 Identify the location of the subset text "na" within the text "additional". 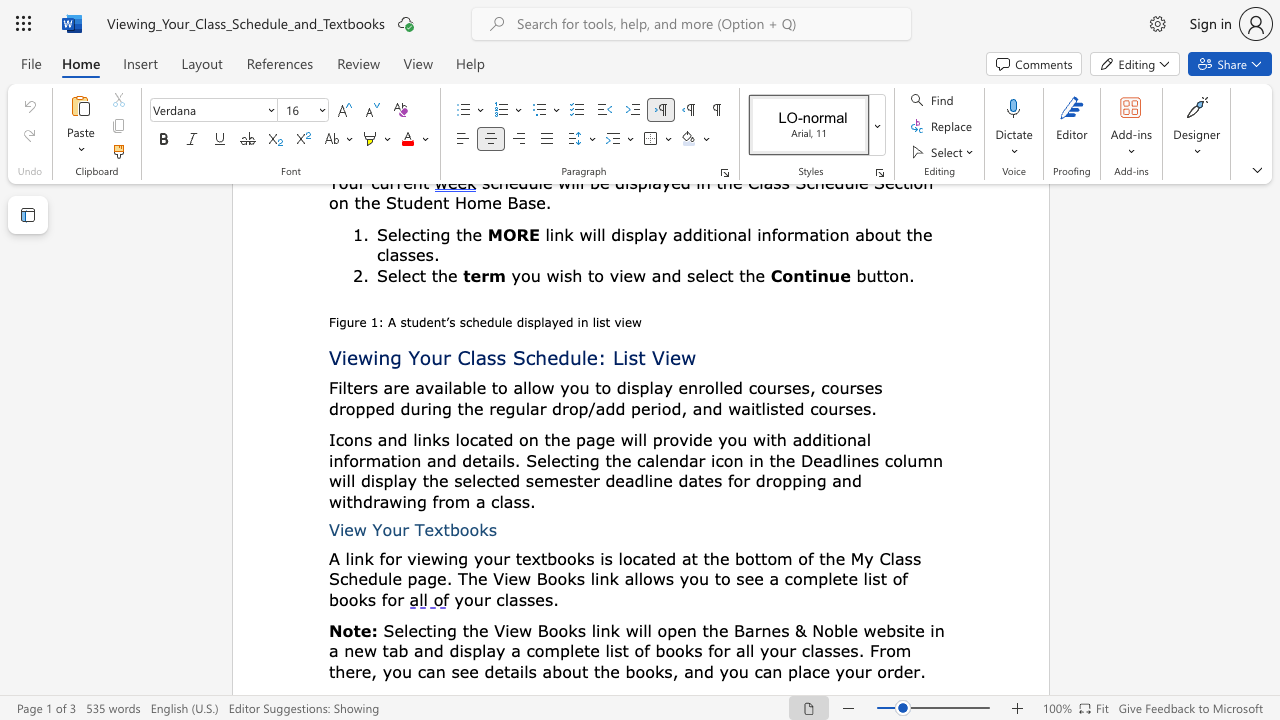
(846, 438).